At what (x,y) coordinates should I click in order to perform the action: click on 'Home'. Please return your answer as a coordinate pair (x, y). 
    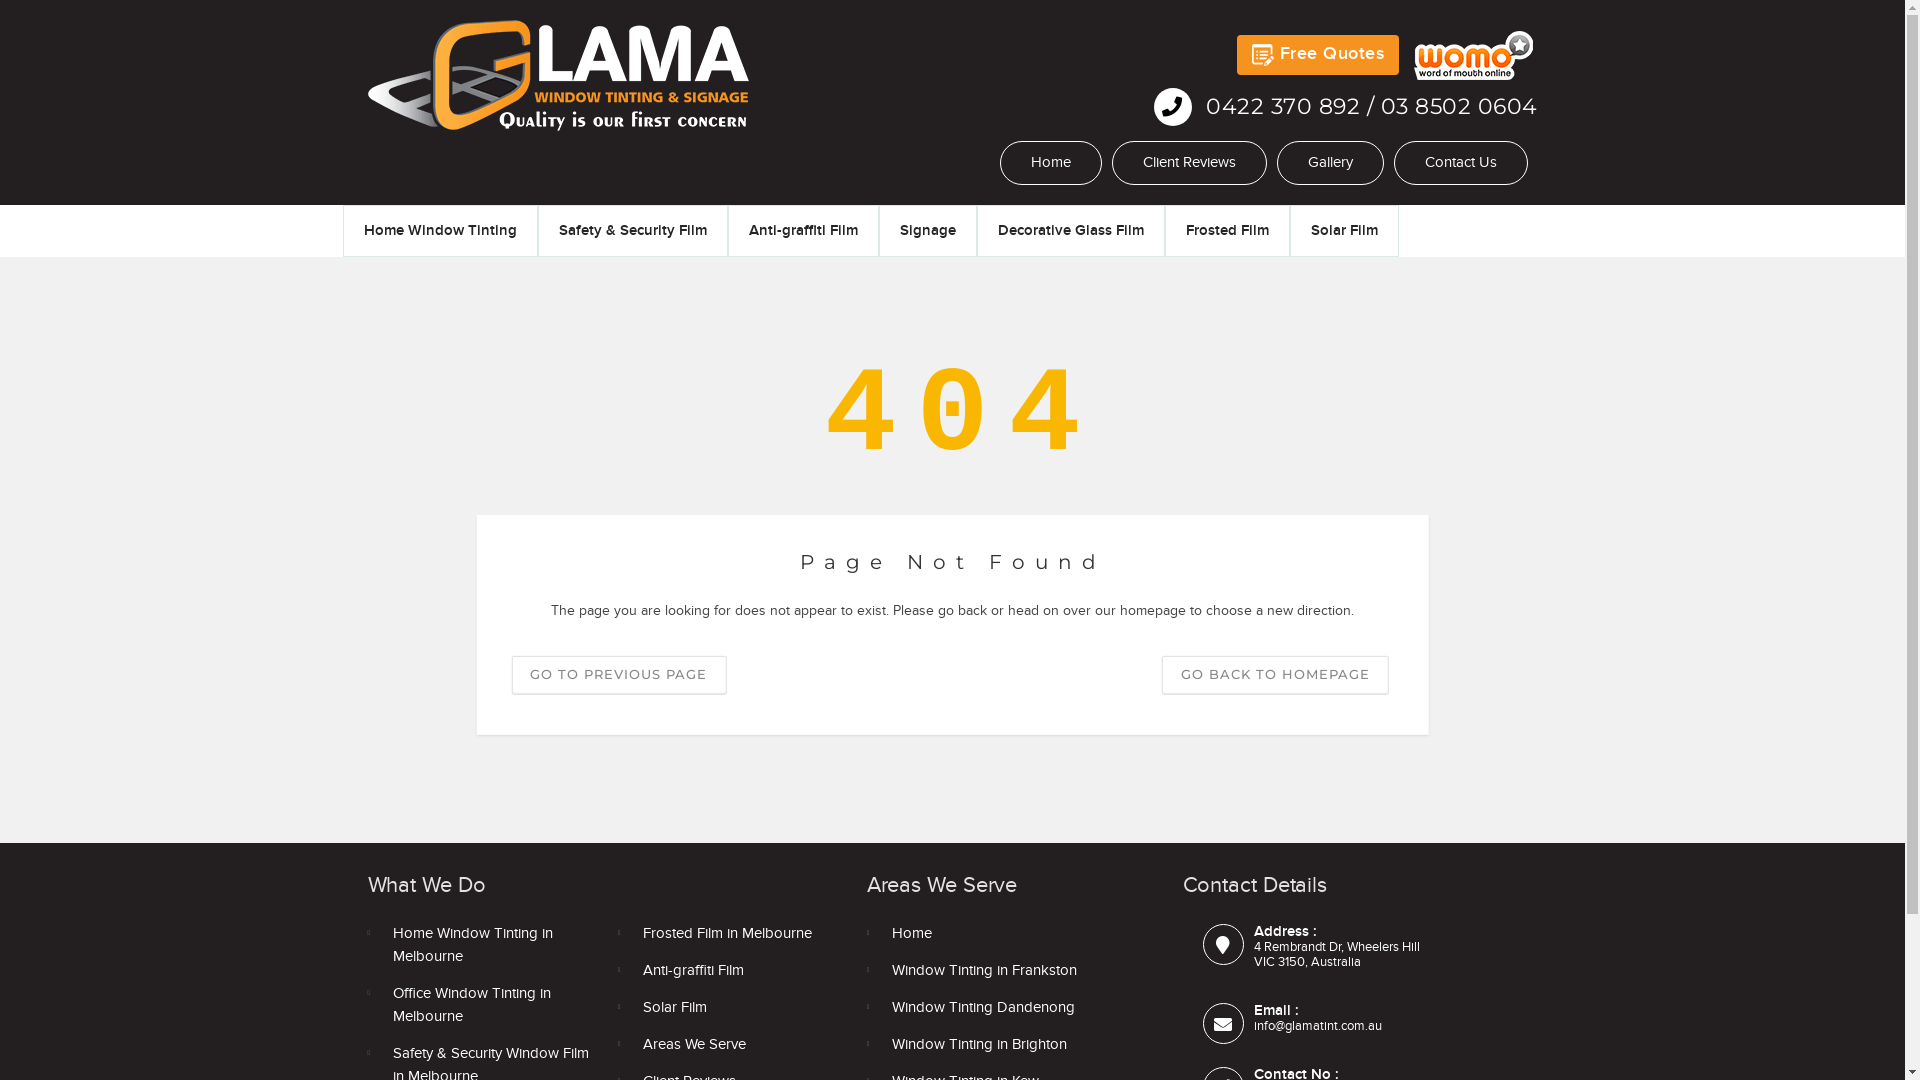
    Looking at the image, I should click on (1050, 161).